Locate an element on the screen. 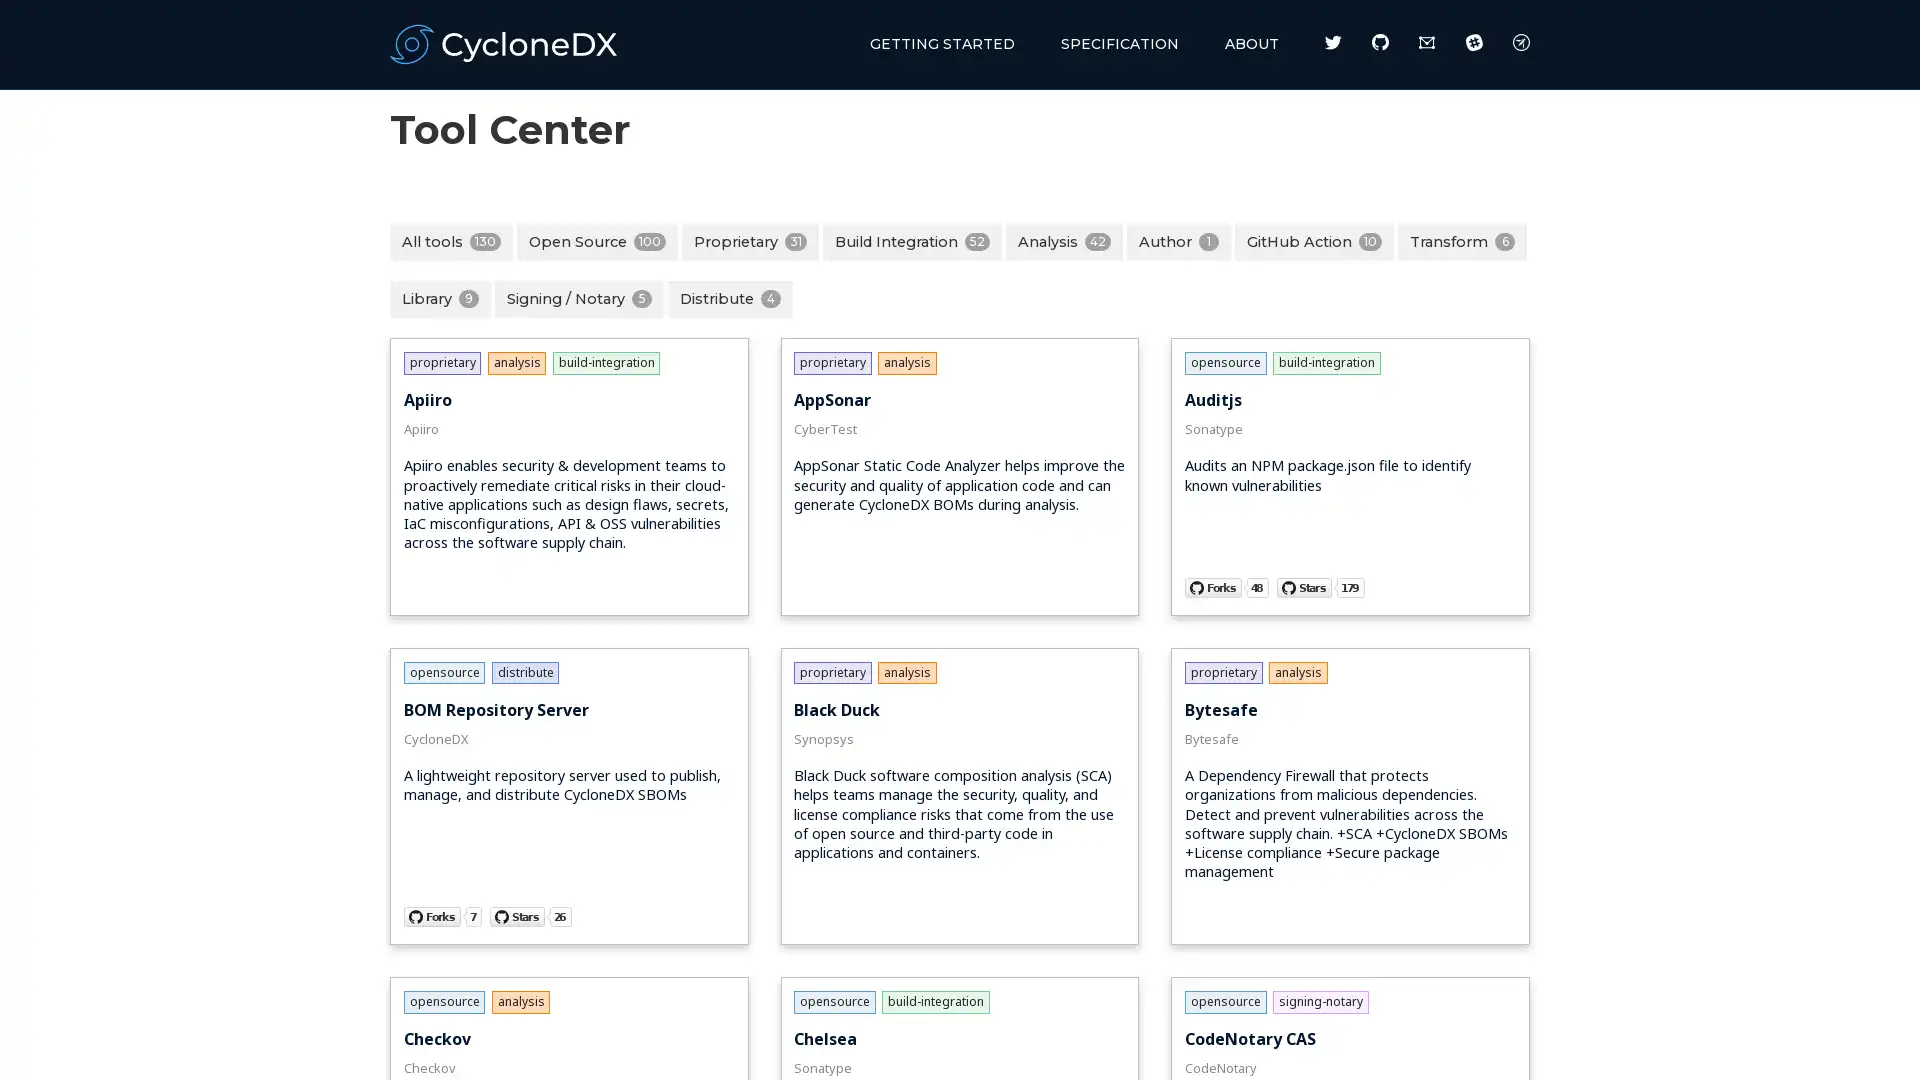 Image resolution: width=1920 pixels, height=1080 pixels. All tools 130 is located at coordinates (450, 240).